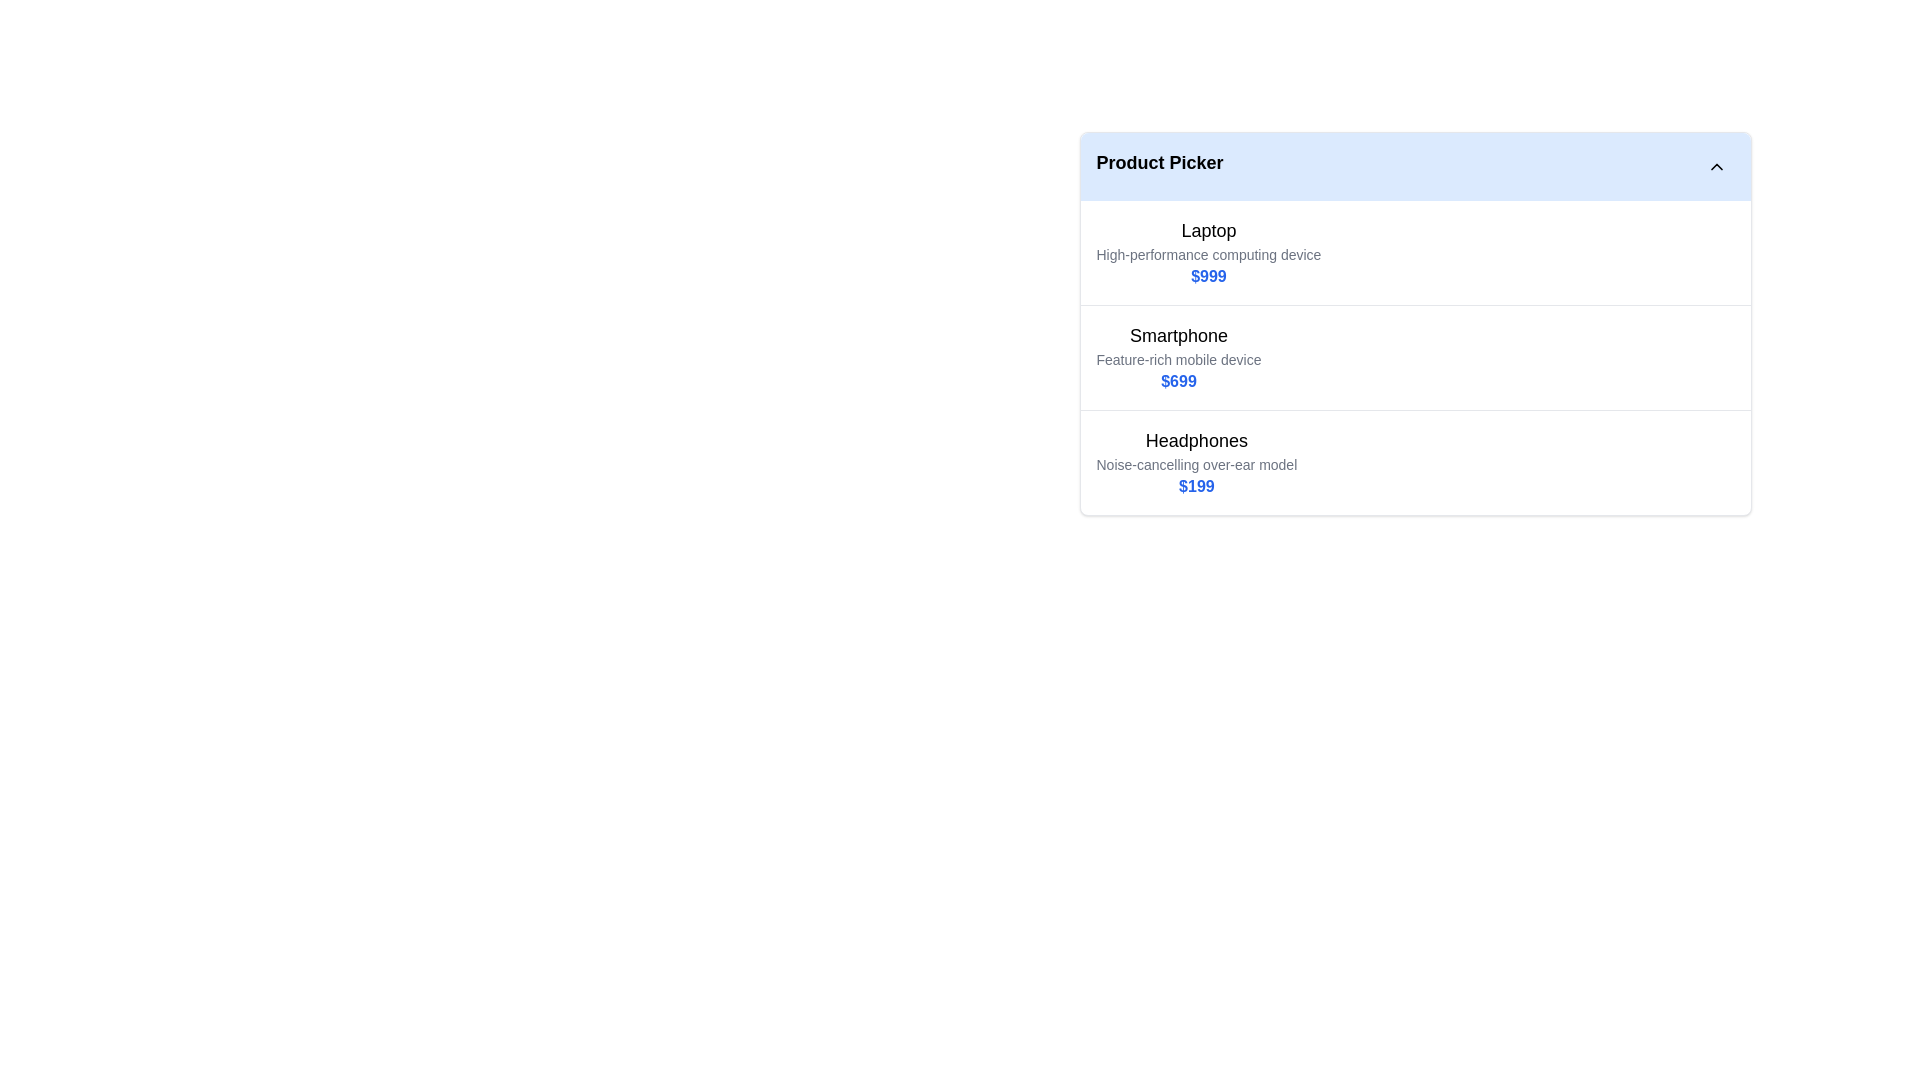 The width and height of the screenshot is (1920, 1080). What do you see at coordinates (1196, 486) in the screenshot?
I see `the price text label displaying the cost of the Headphones product, located in the 'Product Picker' interface under the 'Headphones' section` at bounding box center [1196, 486].